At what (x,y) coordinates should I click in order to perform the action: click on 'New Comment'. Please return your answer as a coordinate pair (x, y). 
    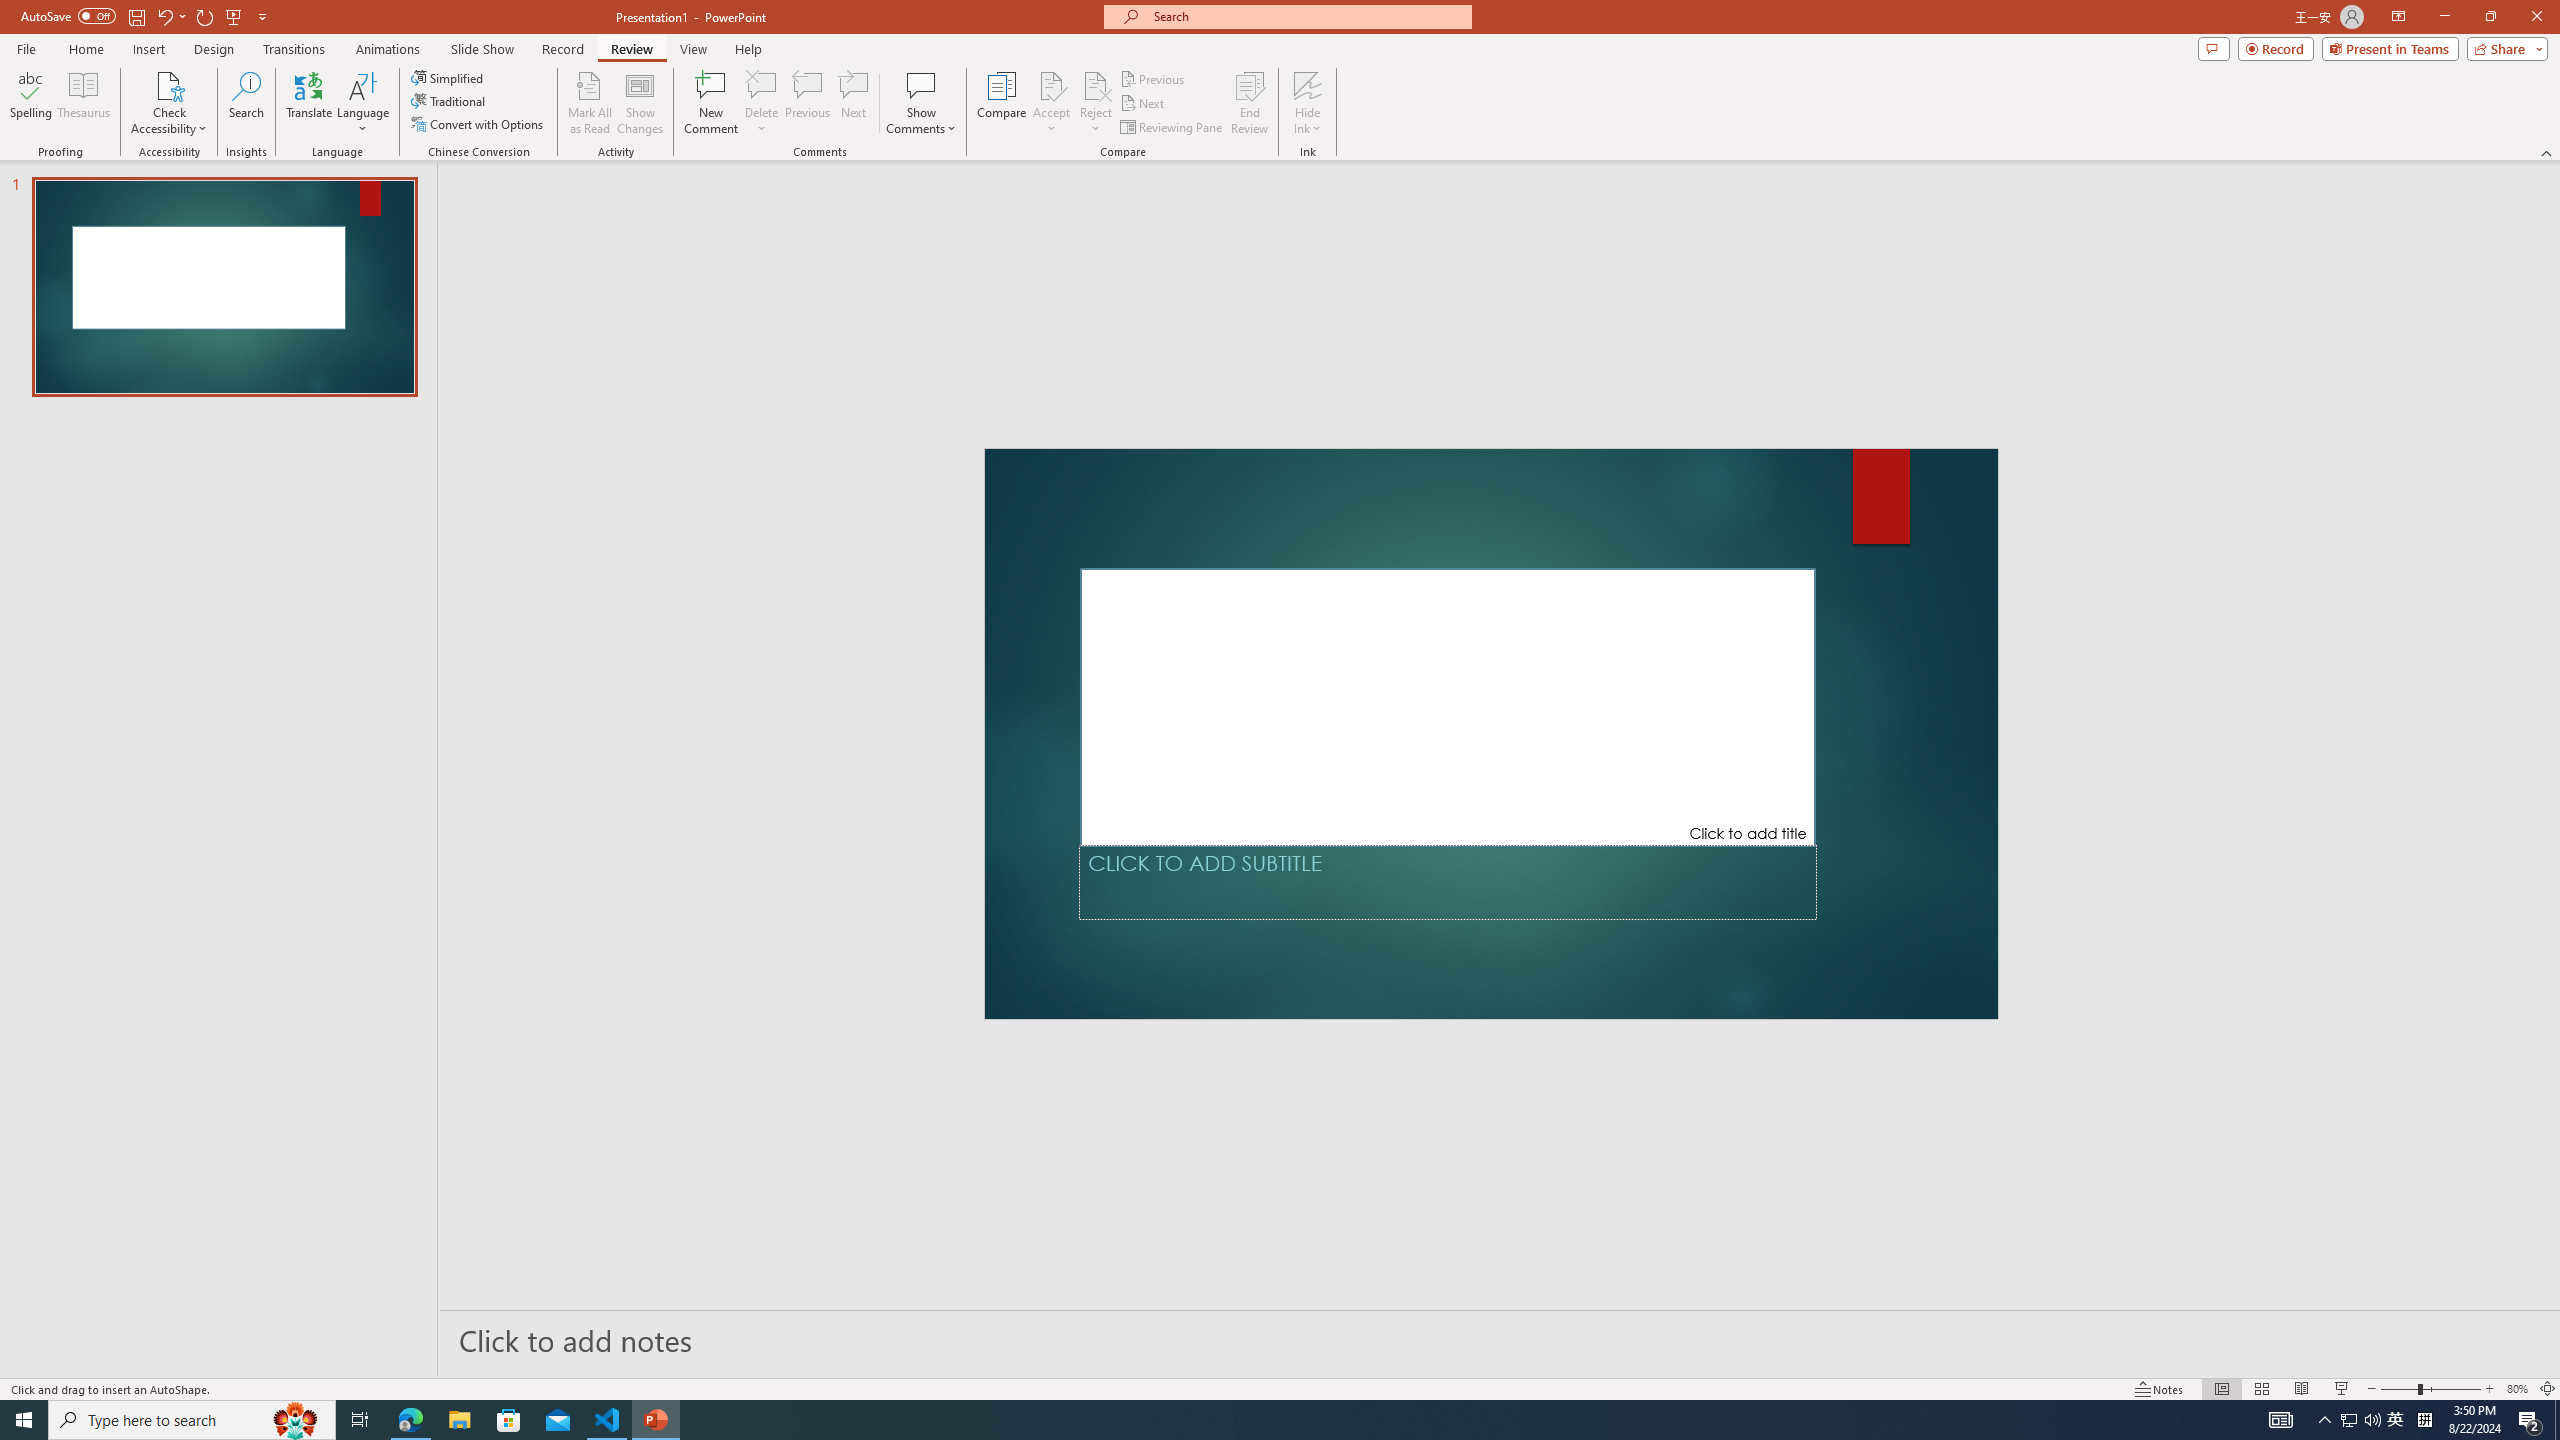
    Looking at the image, I should click on (709, 103).